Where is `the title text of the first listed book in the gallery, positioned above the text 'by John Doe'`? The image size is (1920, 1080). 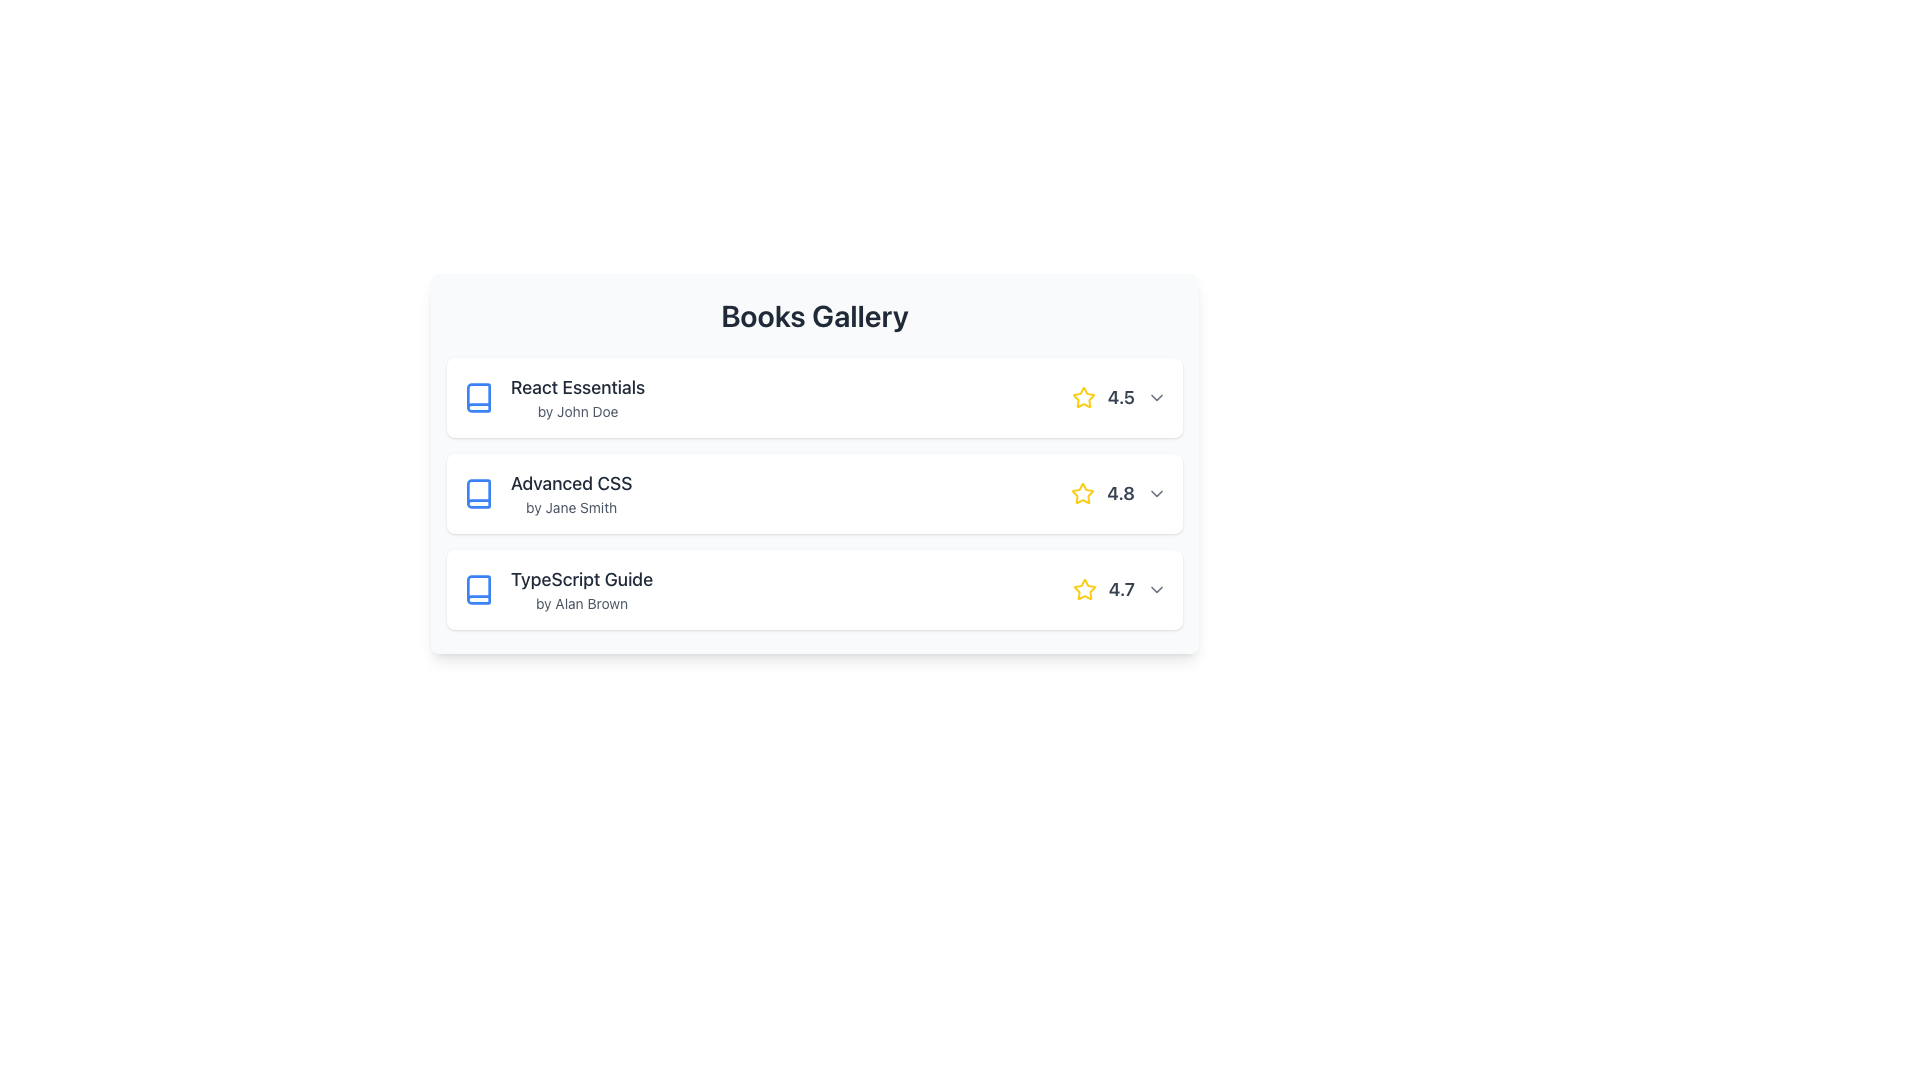
the title text of the first listed book in the gallery, positioned above the text 'by John Doe' is located at coordinates (577, 388).